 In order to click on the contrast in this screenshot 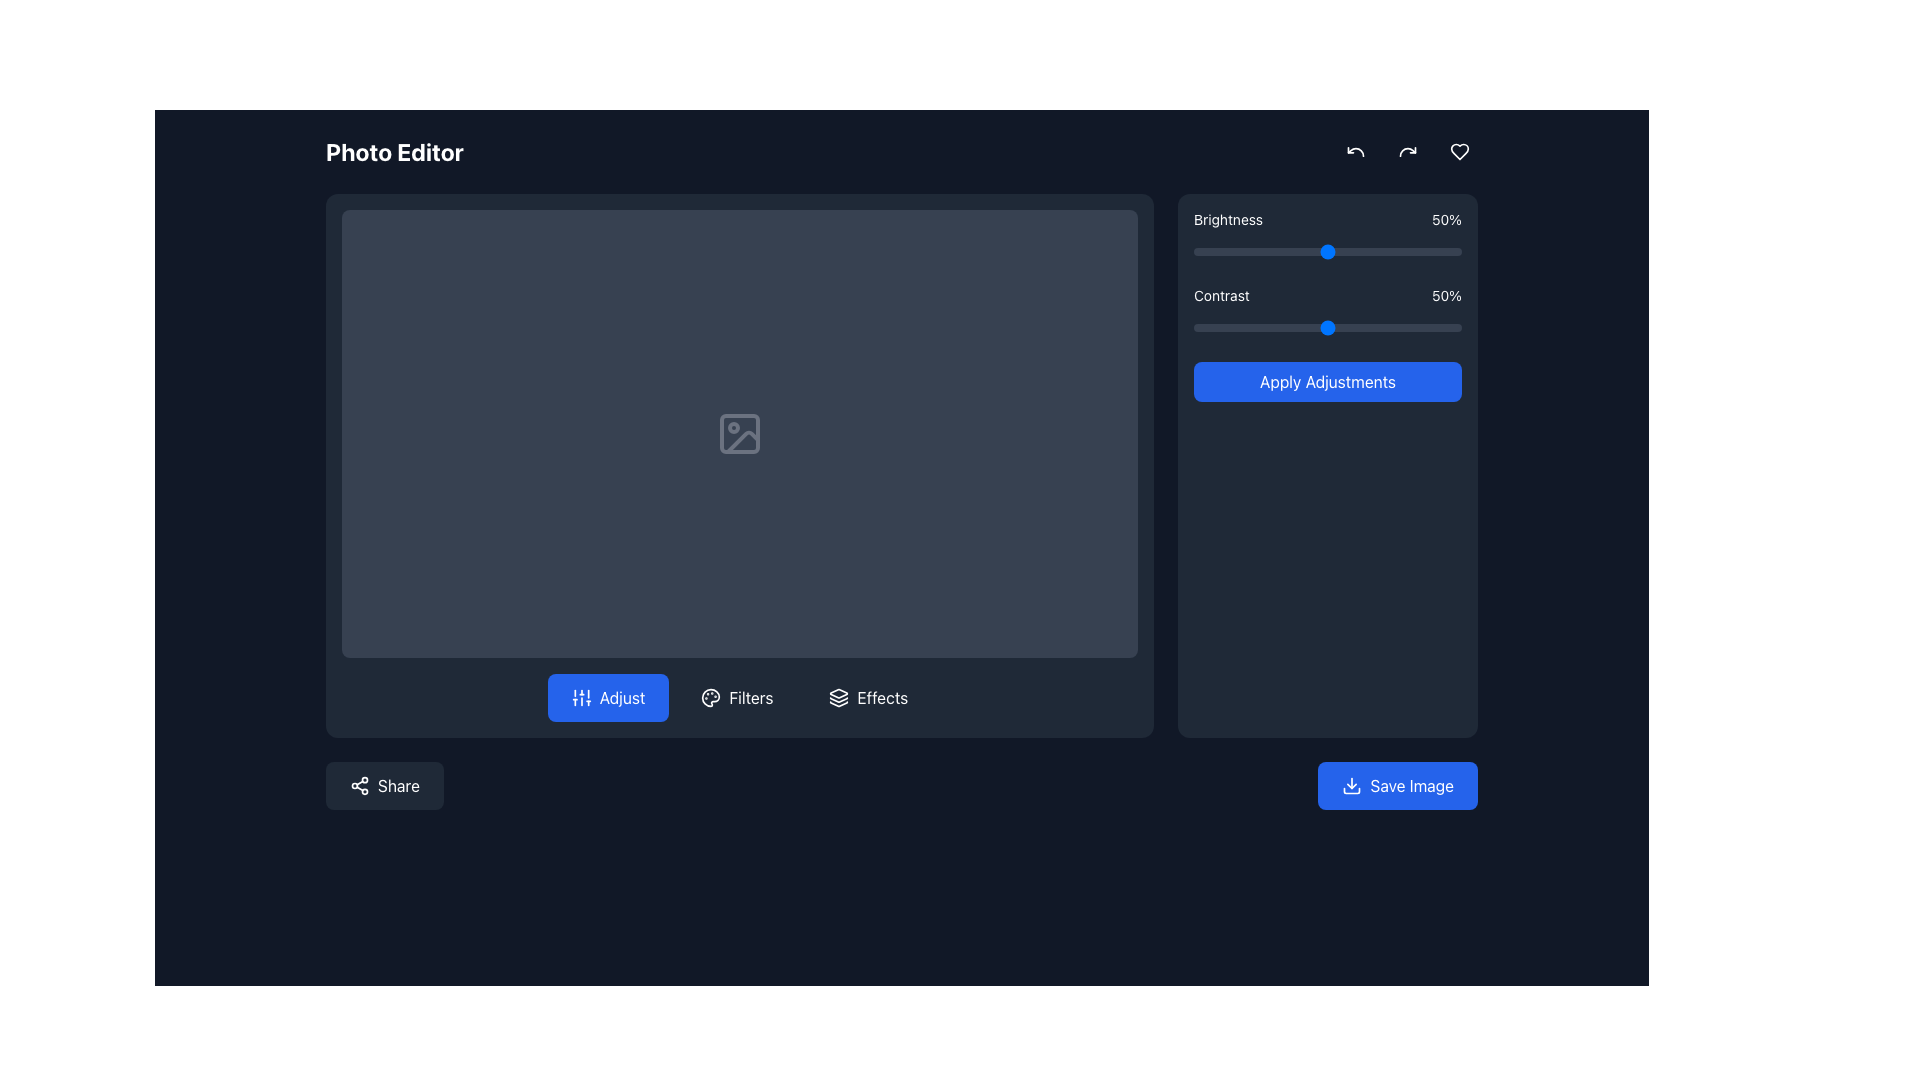, I will do `click(1287, 326)`.